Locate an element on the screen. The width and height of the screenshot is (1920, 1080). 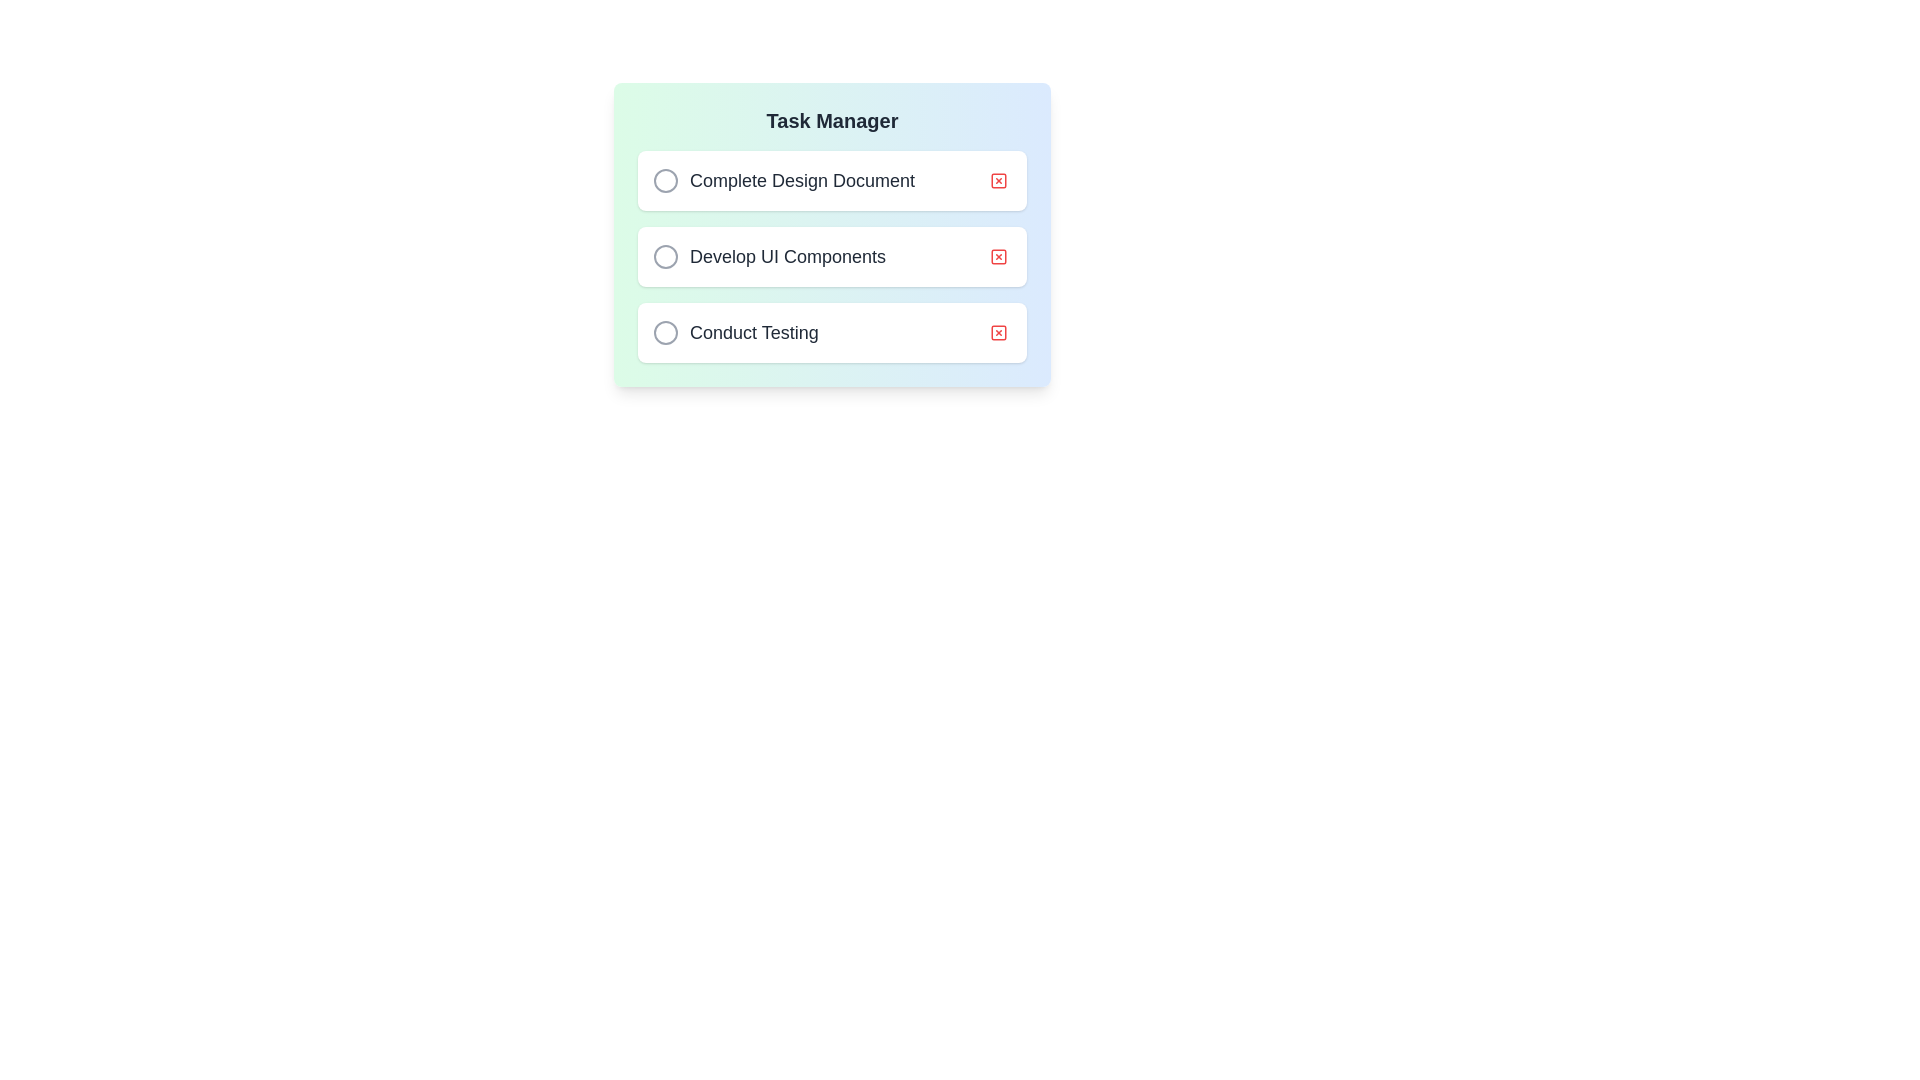
the button located at the right end of the first row of task items is located at coordinates (998, 181).